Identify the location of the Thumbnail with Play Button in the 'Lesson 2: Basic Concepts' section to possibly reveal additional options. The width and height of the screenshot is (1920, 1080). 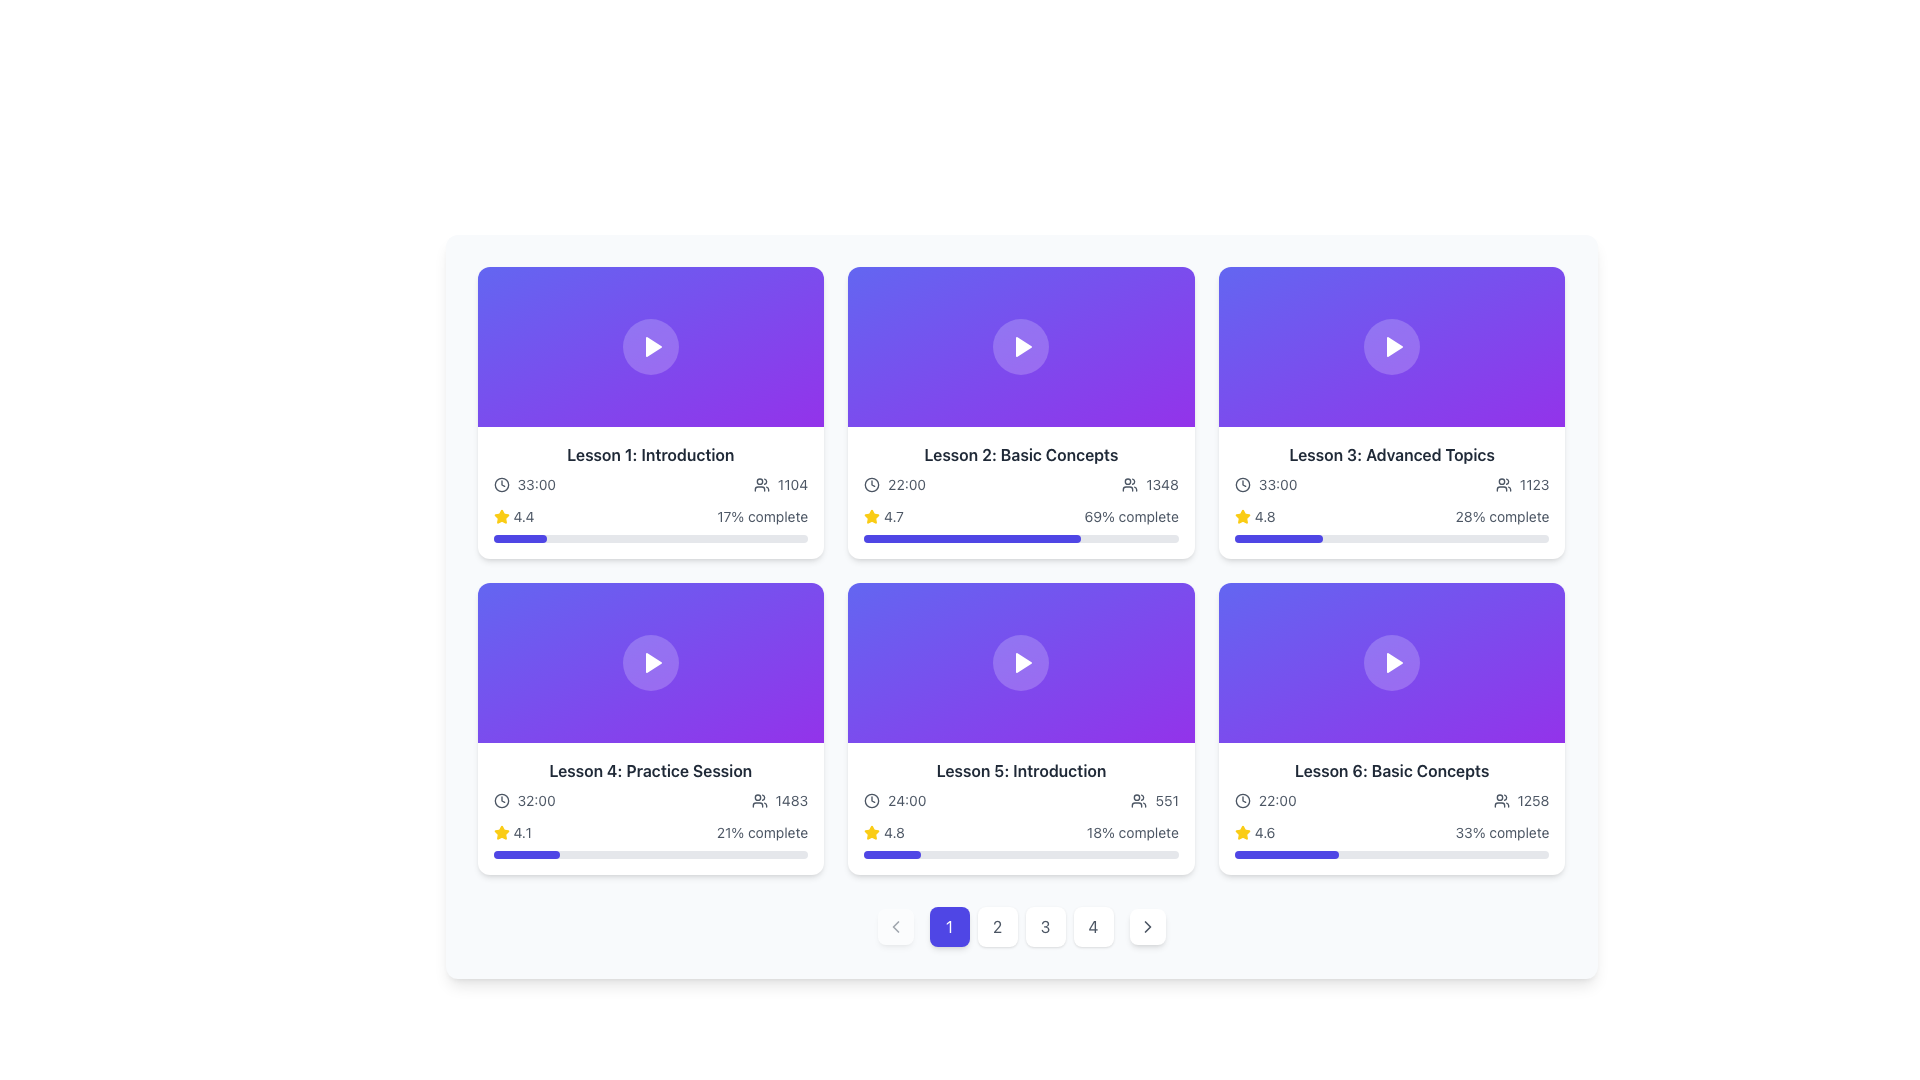
(1021, 346).